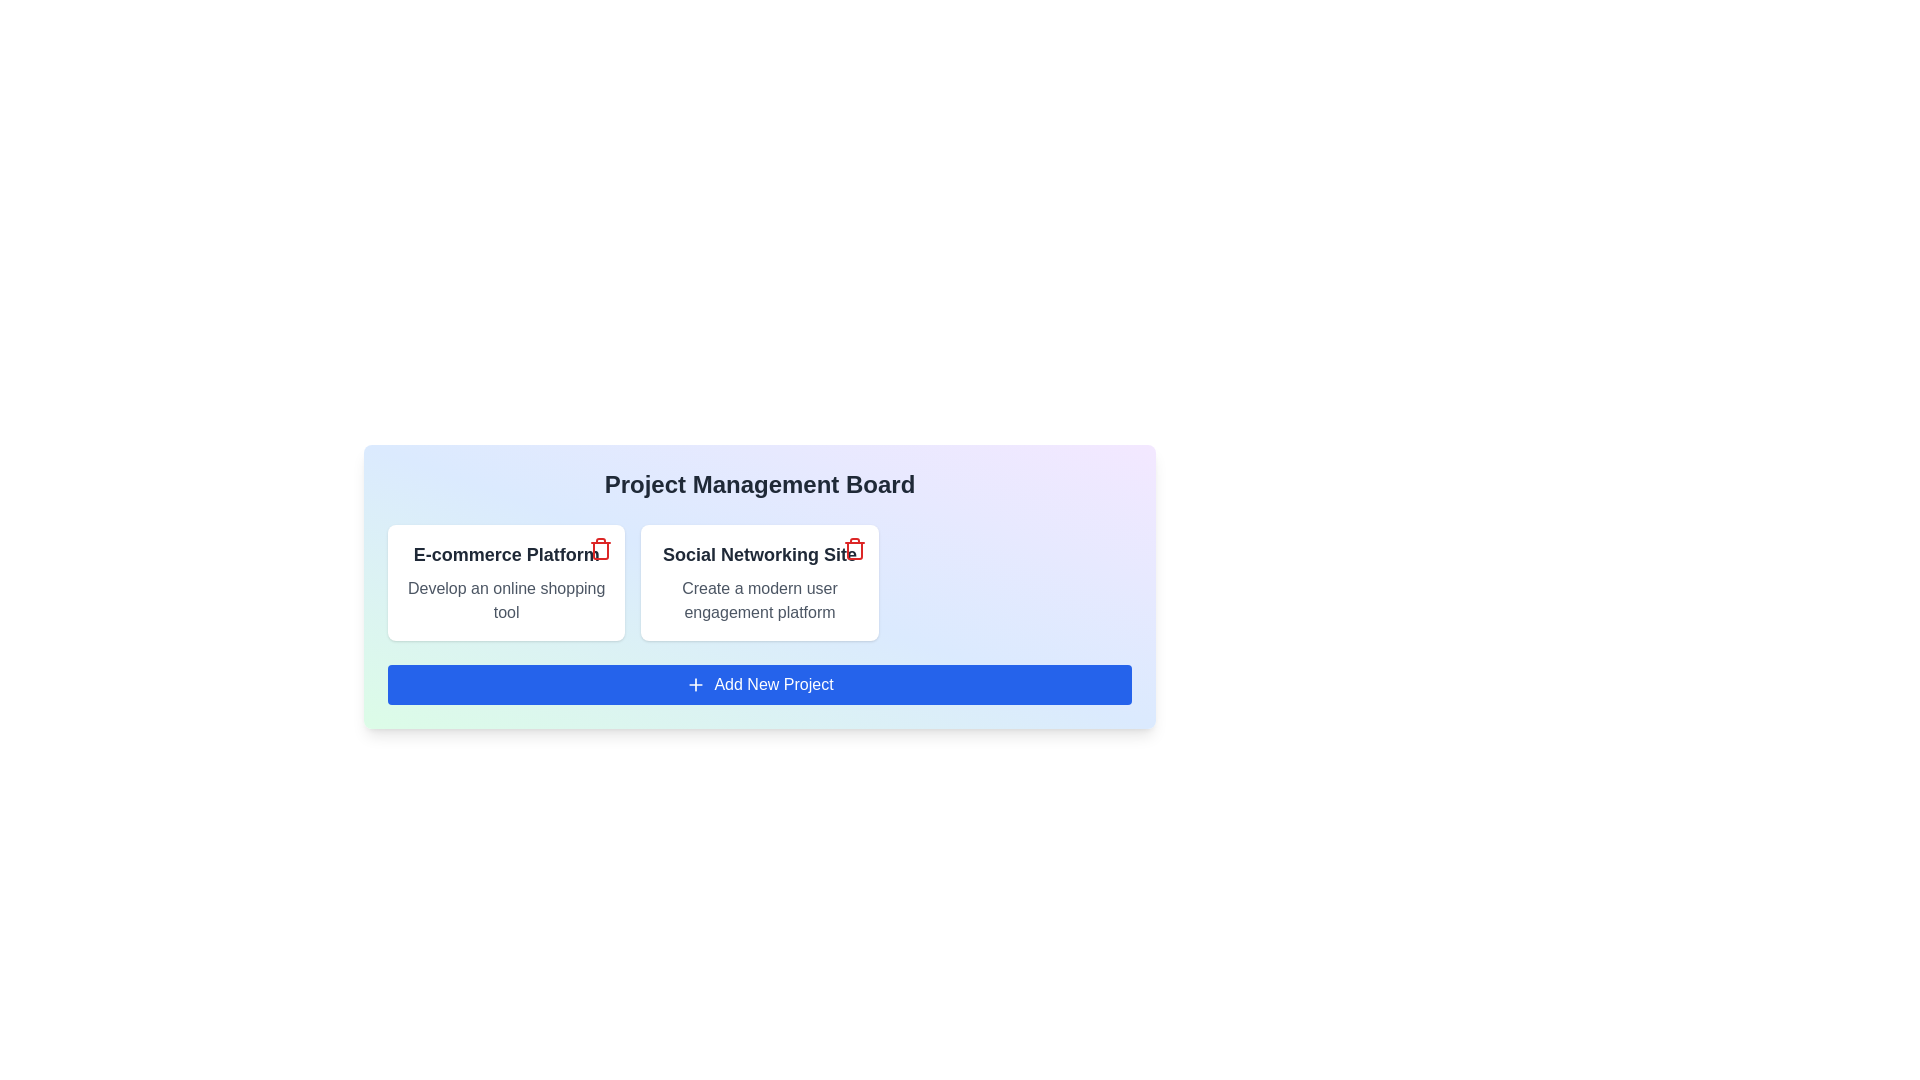 Image resolution: width=1920 pixels, height=1080 pixels. Describe the element at coordinates (854, 548) in the screenshot. I see `the delete button for the project titled 'Social Networking Site'` at that location.